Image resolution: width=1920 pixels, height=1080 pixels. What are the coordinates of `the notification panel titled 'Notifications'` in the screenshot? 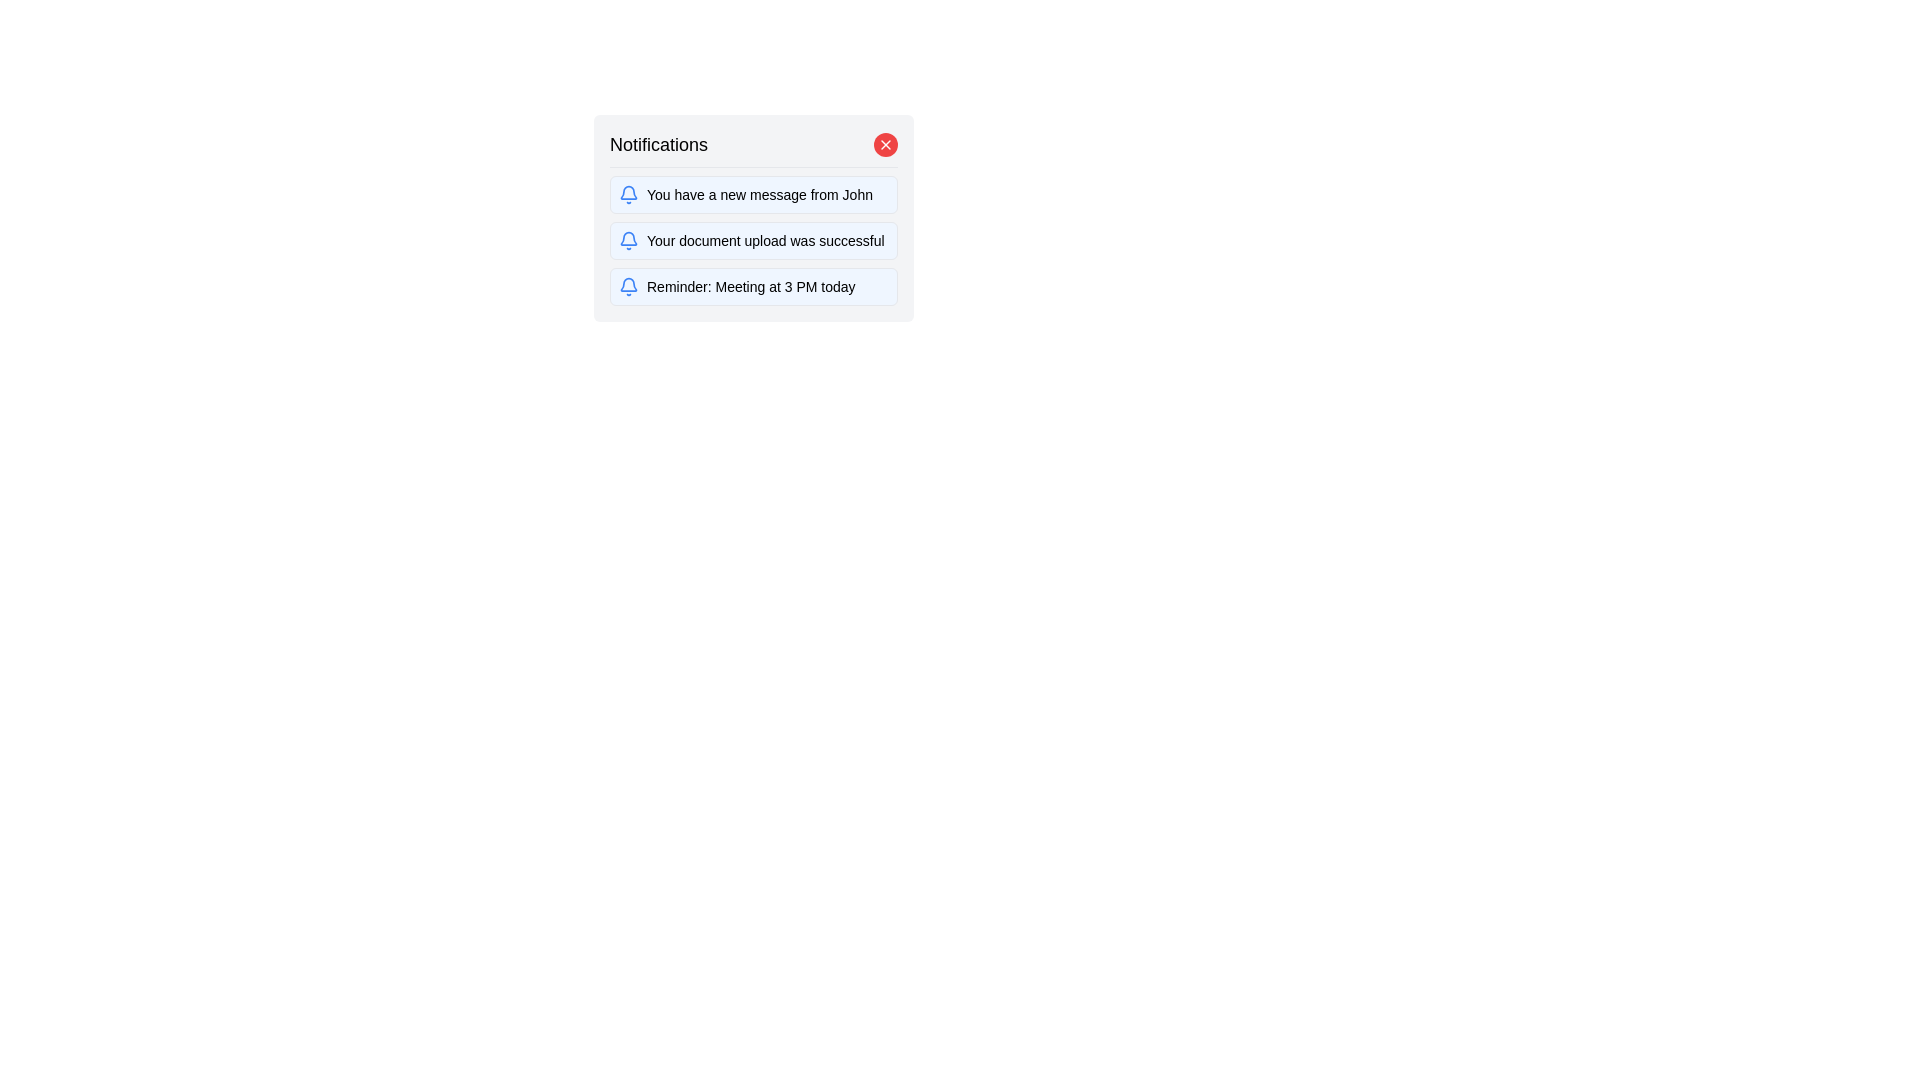 It's located at (752, 218).